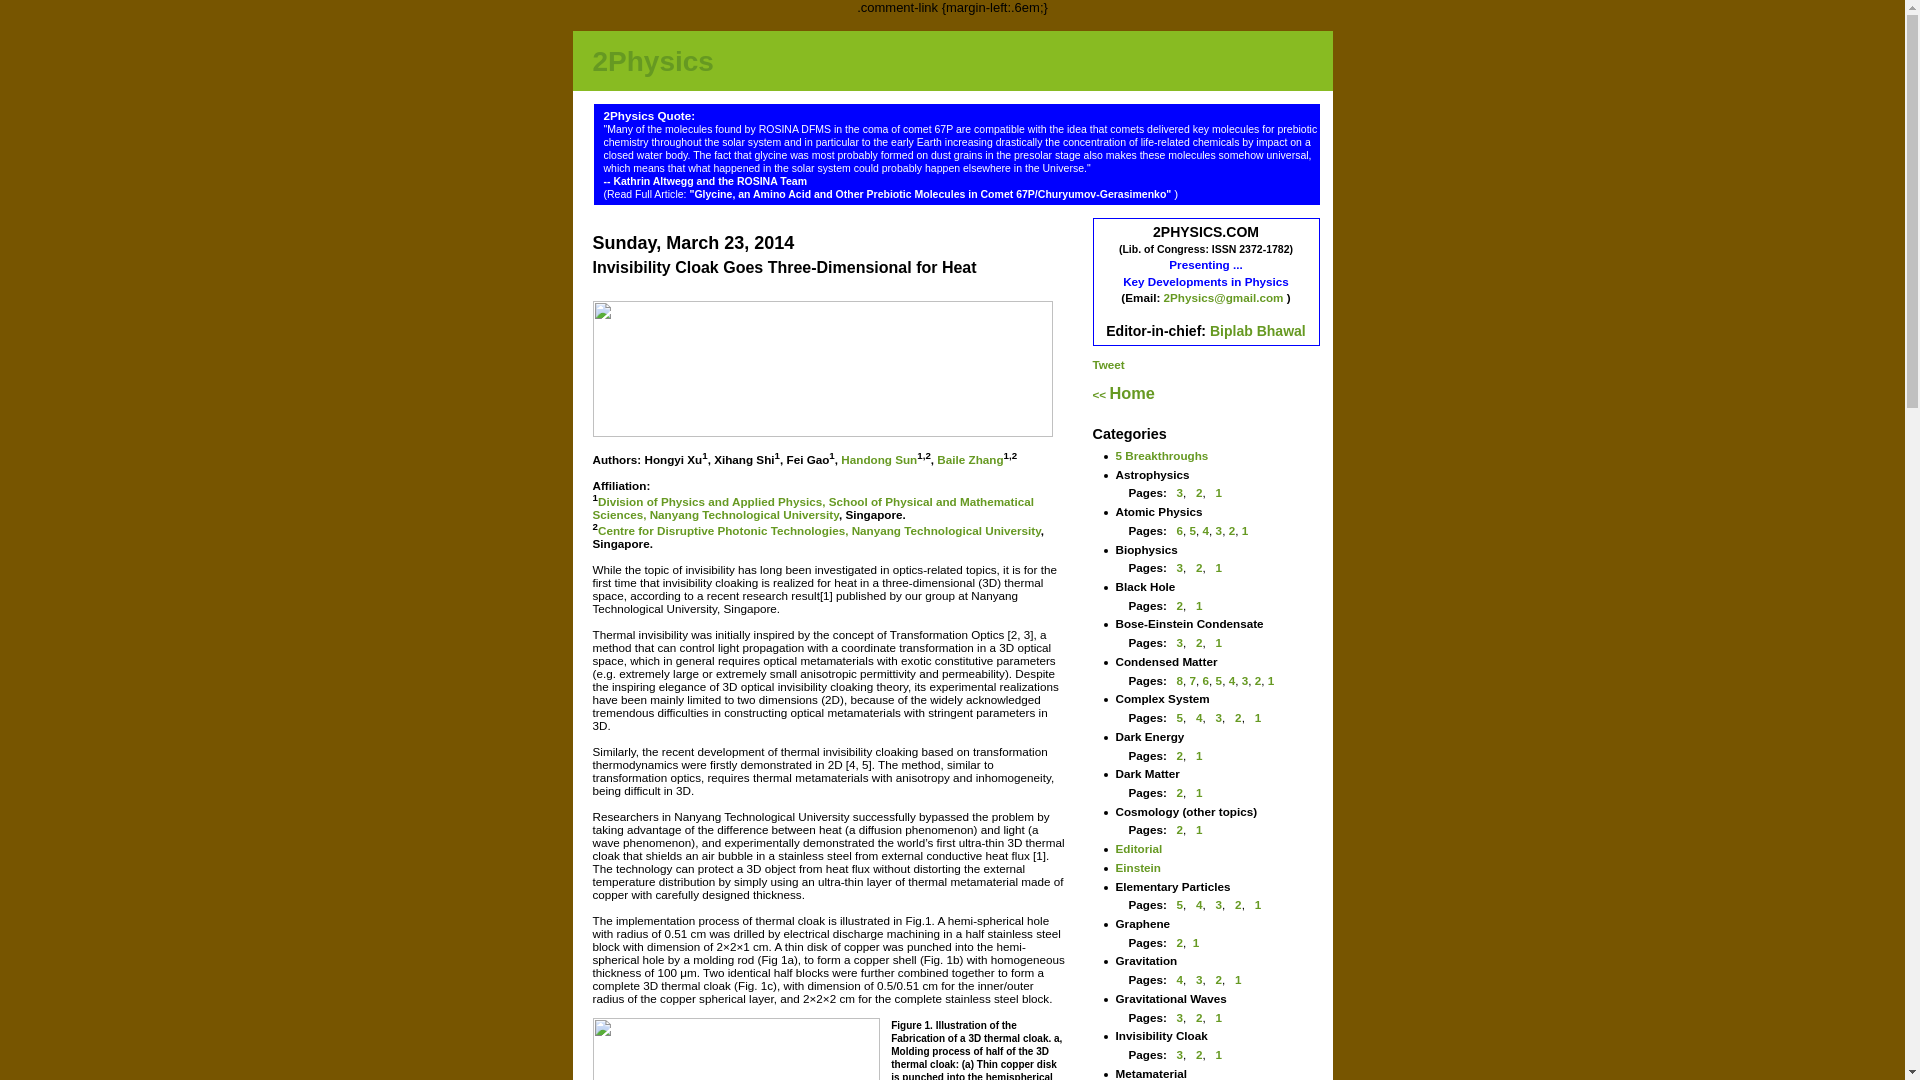 This screenshot has height=1080, width=1920. What do you see at coordinates (1218, 679) in the screenshot?
I see `'5'` at bounding box center [1218, 679].